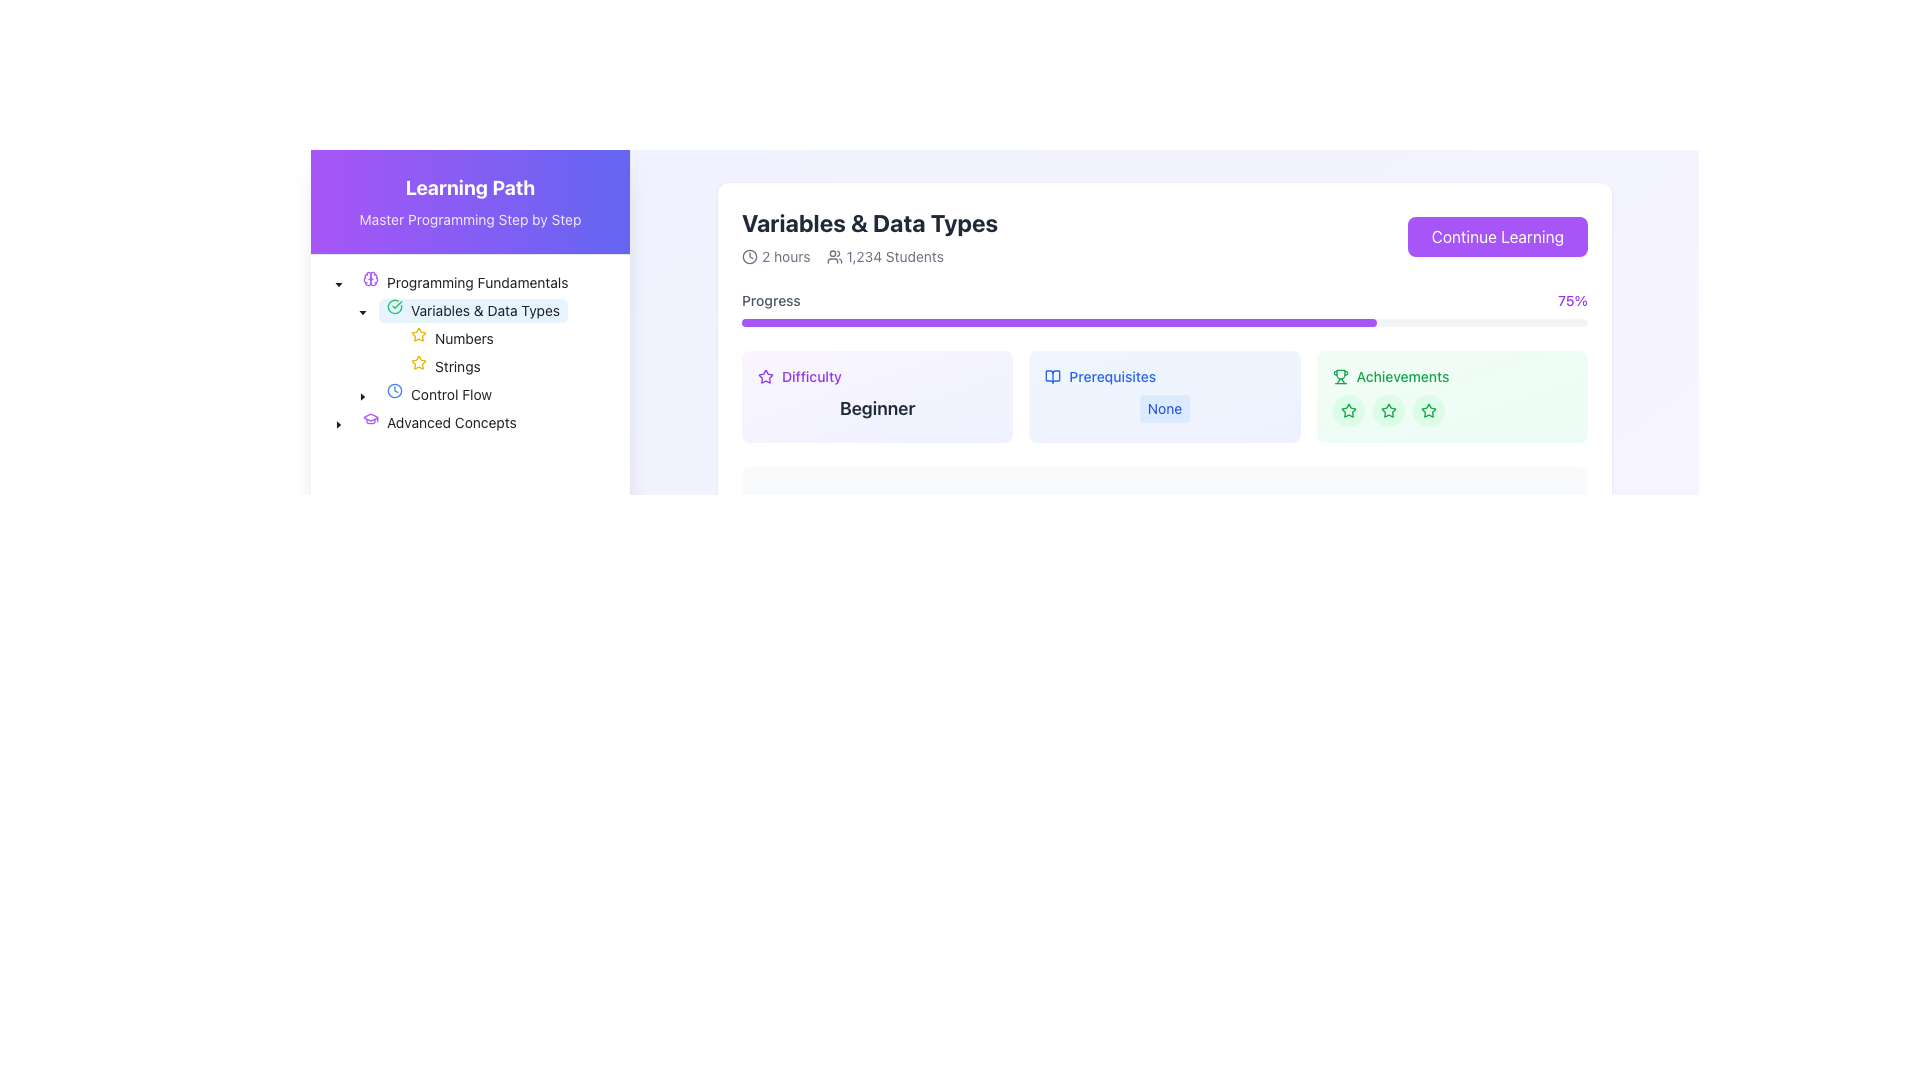 The width and height of the screenshot is (1920, 1080). Describe the element at coordinates (775, 256) in the screenshot. I see `the Label with a clock icon that displays '2 hours', located in the upper-right portion of the interface, adjacent to '1,234 Students' under the 'Variables & Data Types' section` at that location.